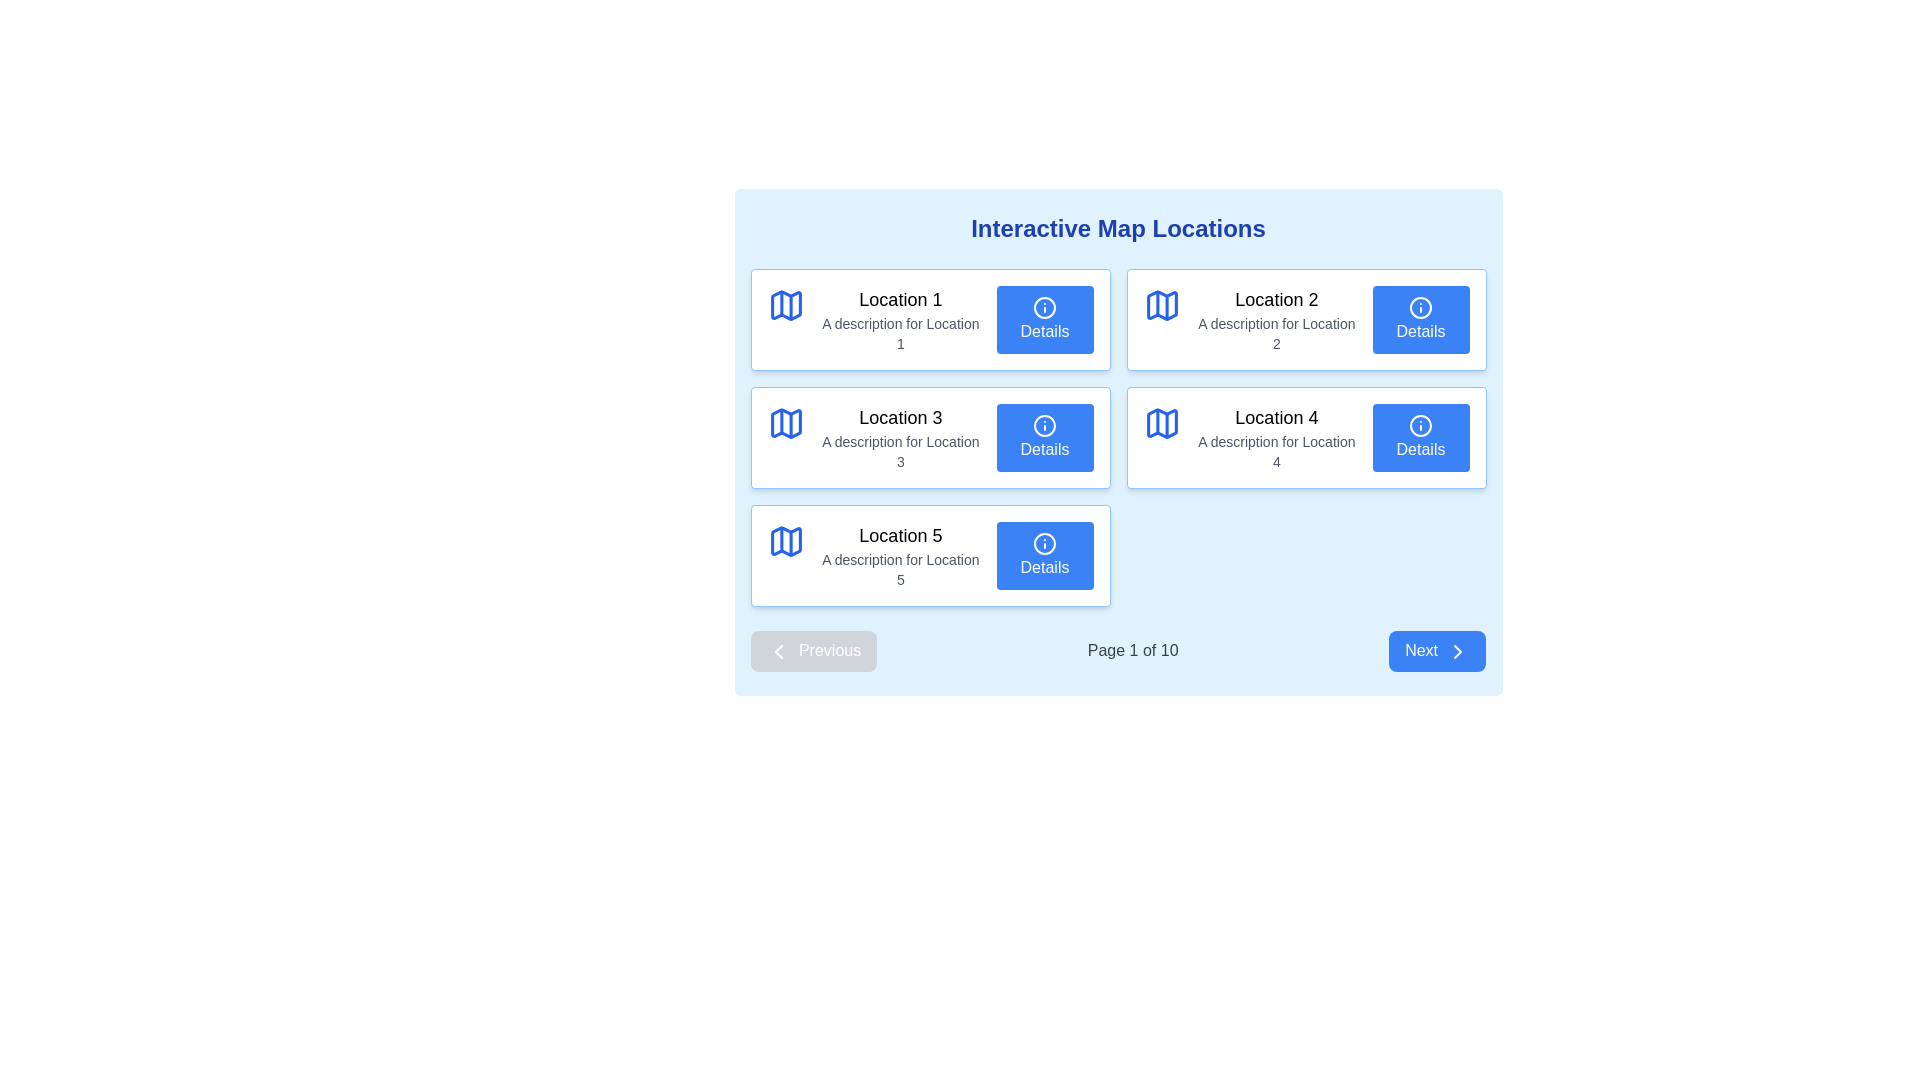  Describe the element at coordinates (785, 423) in the screenshot. I see `the icon resembling a map located in the third box ('Location 3') of the grid layout, specifically positioned in the second row, first column` at that location.